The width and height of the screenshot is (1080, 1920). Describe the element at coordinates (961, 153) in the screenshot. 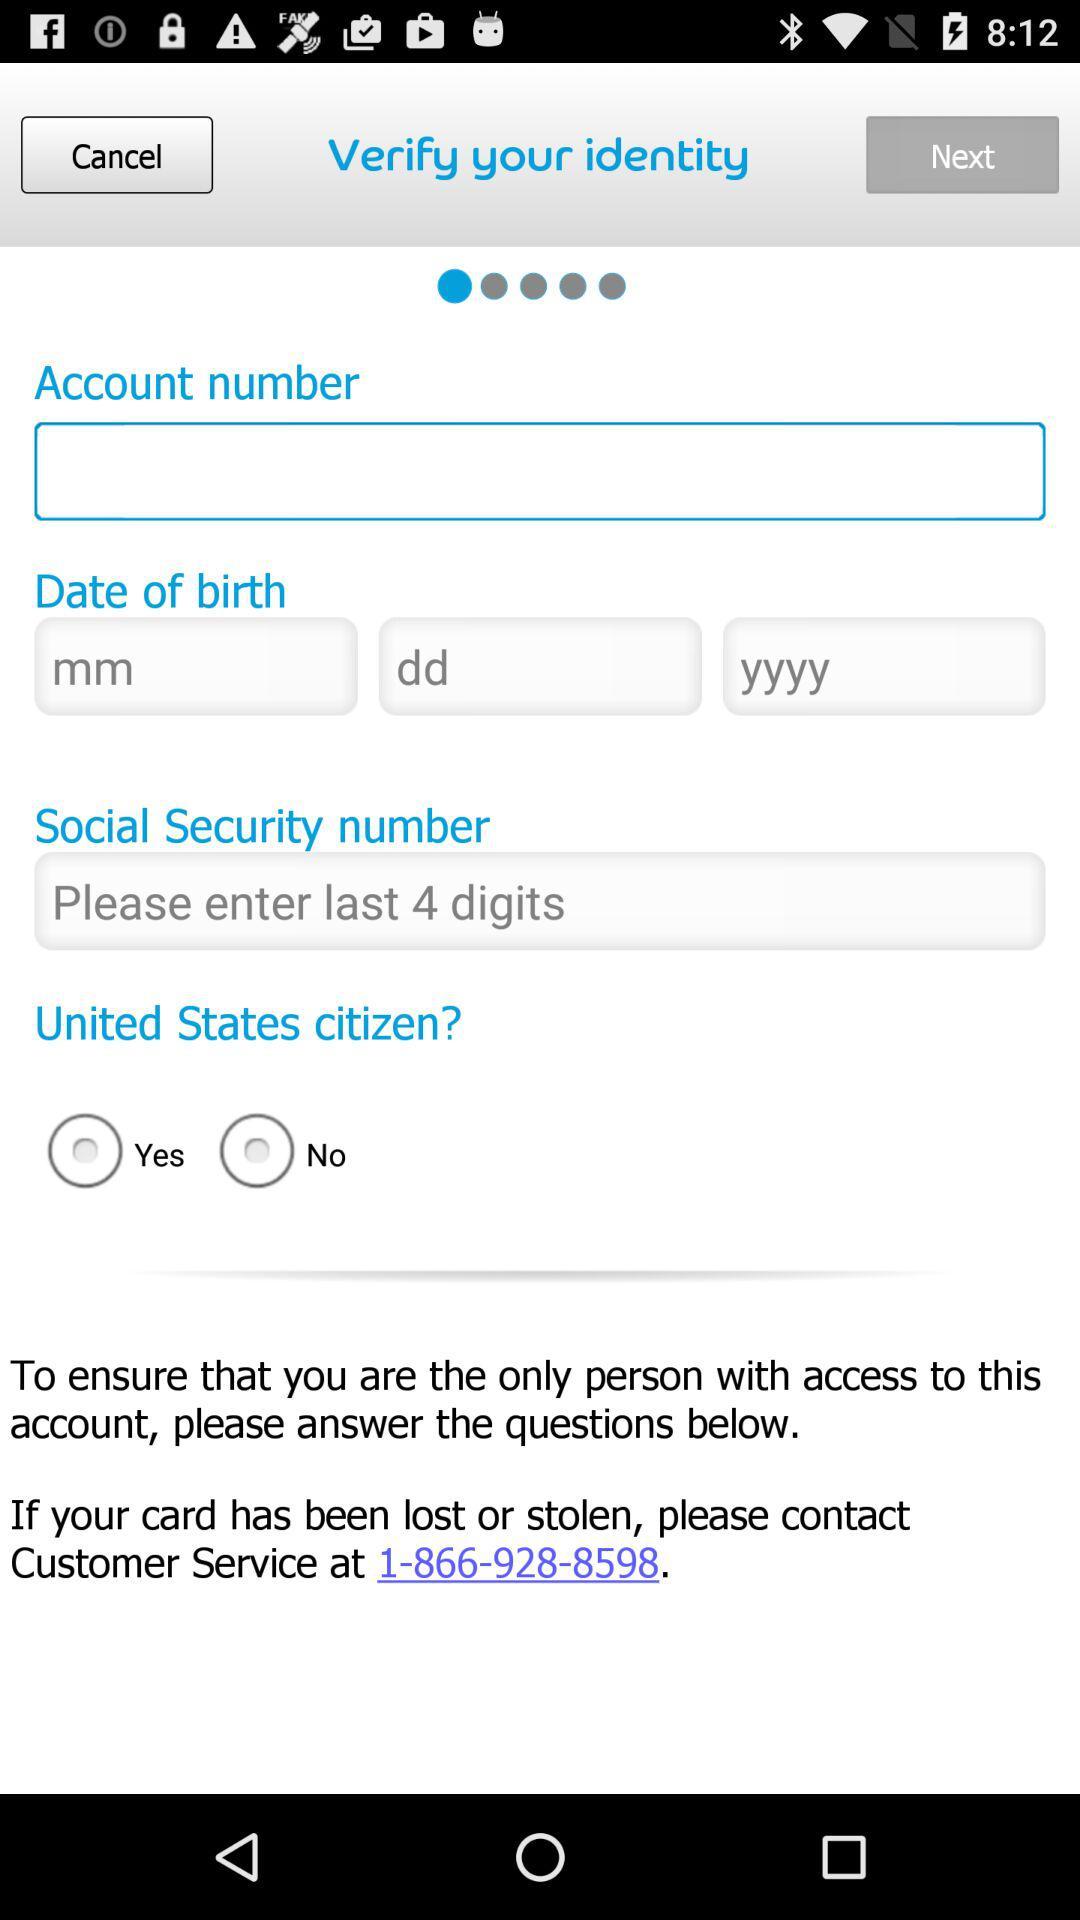

I see `the icon at the top right corner` at that location.